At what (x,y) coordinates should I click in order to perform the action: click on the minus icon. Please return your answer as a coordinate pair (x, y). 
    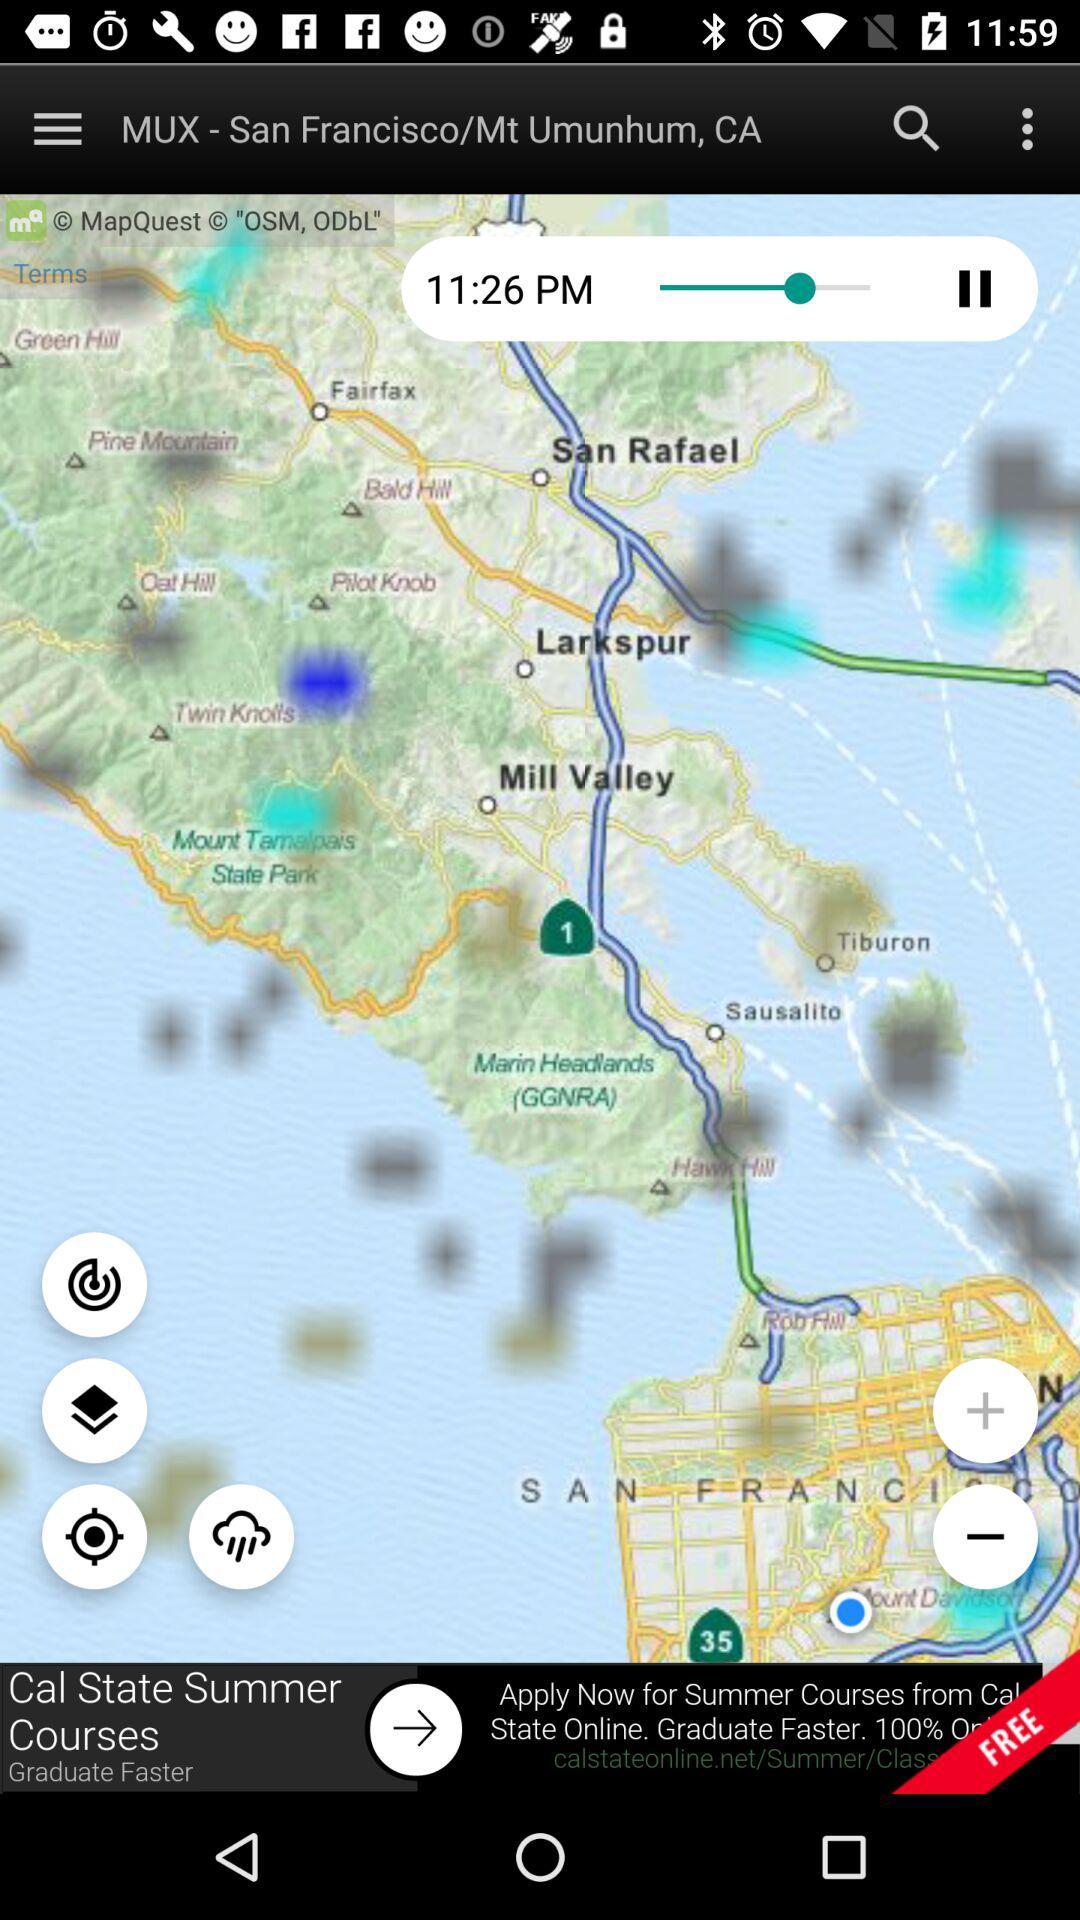
    Looking at the image, I should click on (984, 1535).